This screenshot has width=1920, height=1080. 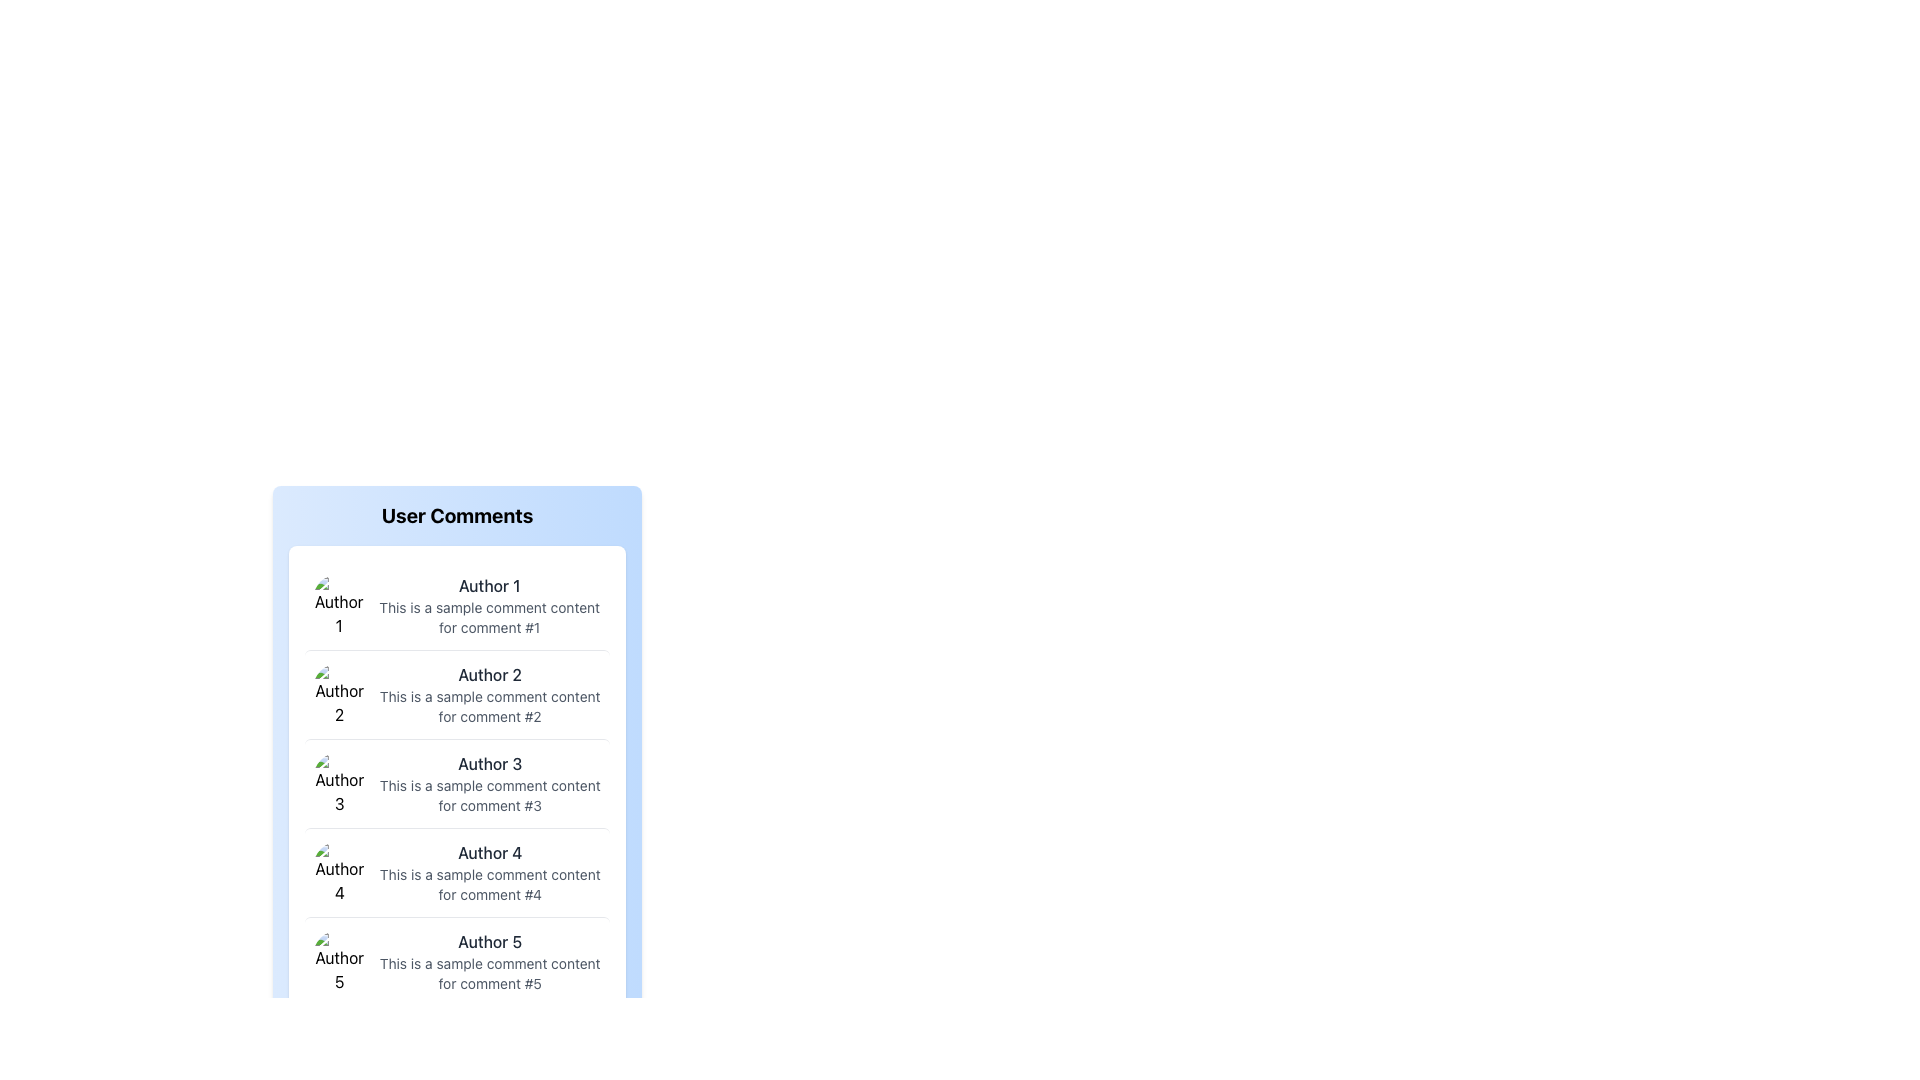 What do you see at coordinates (456, 693) in the screenshot?
I see `on the author's name in the second list item of user comments` at bounding box center [456, 693].